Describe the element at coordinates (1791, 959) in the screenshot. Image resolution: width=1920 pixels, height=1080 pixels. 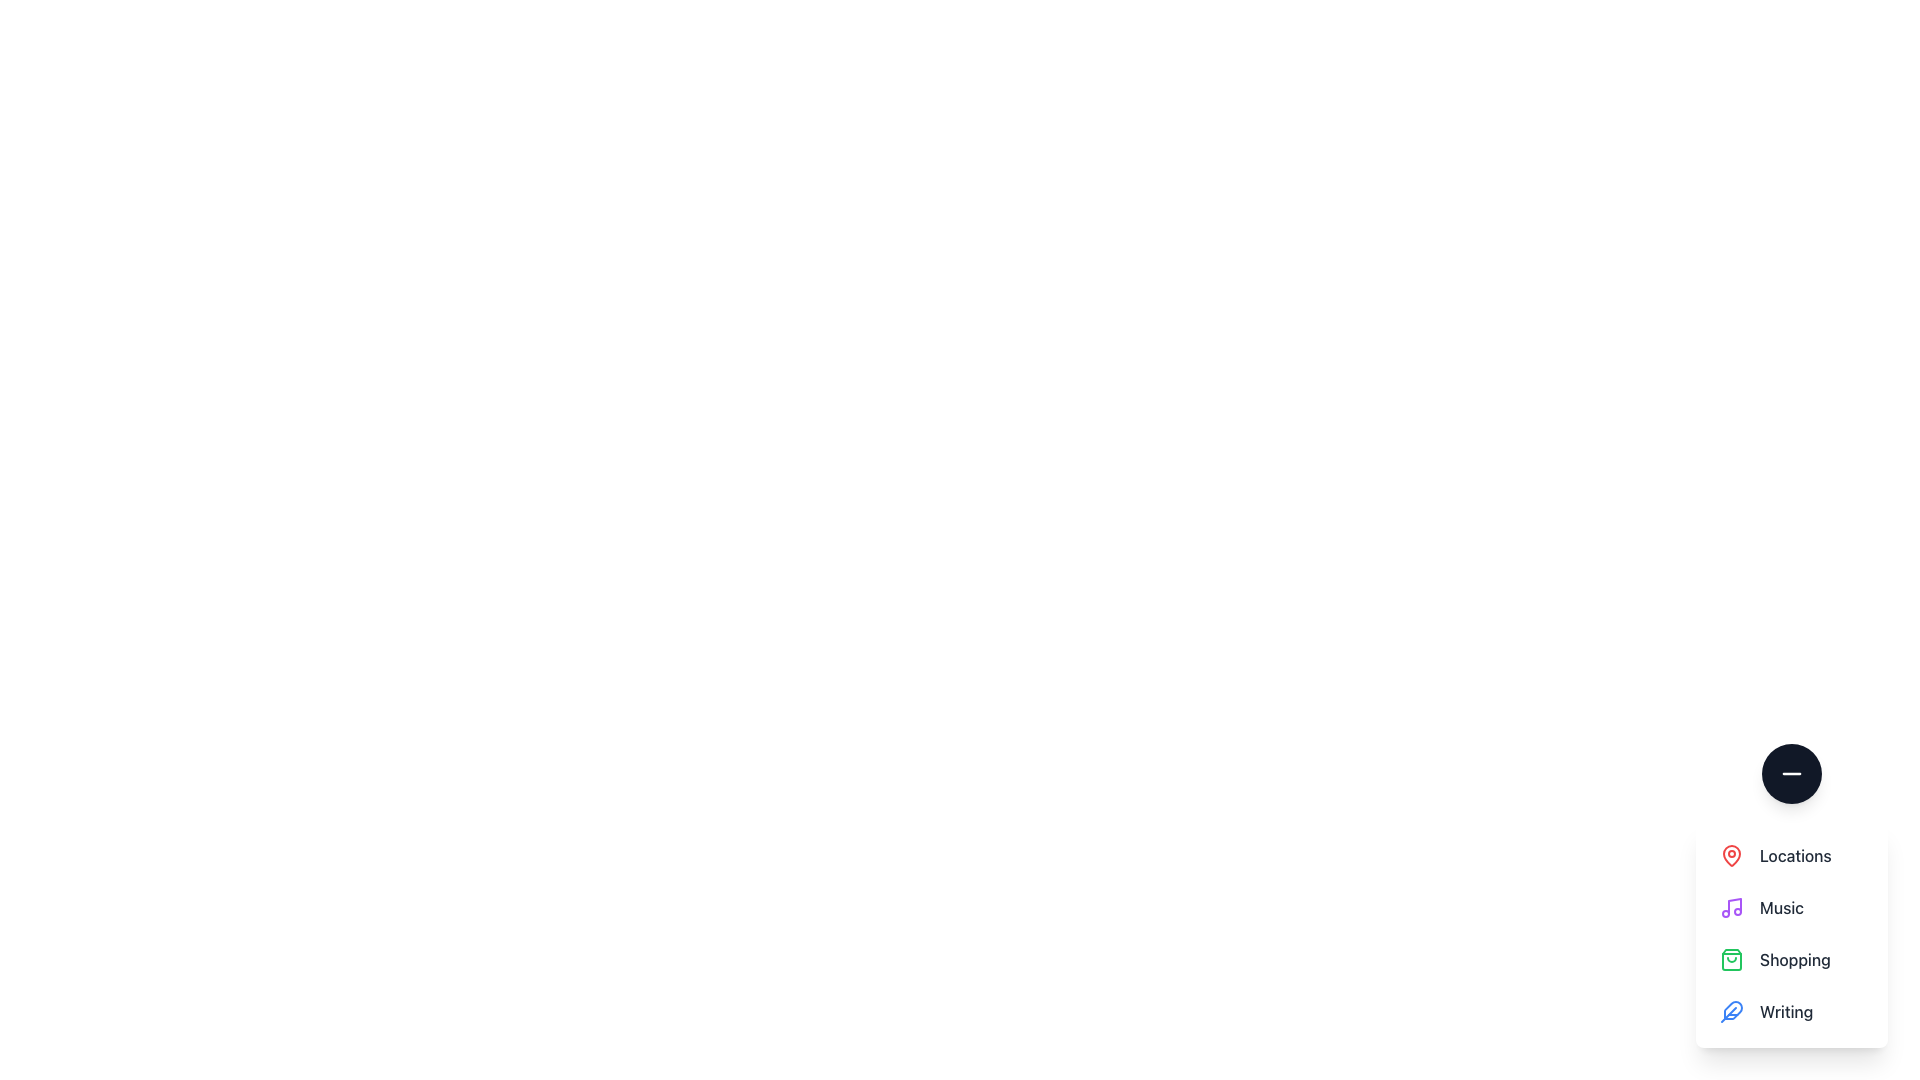
I see `the 'Shopping' menu item, which is the third item in a vertical list and features a green shopping bag icon next to medium-weight gray text` at that location.